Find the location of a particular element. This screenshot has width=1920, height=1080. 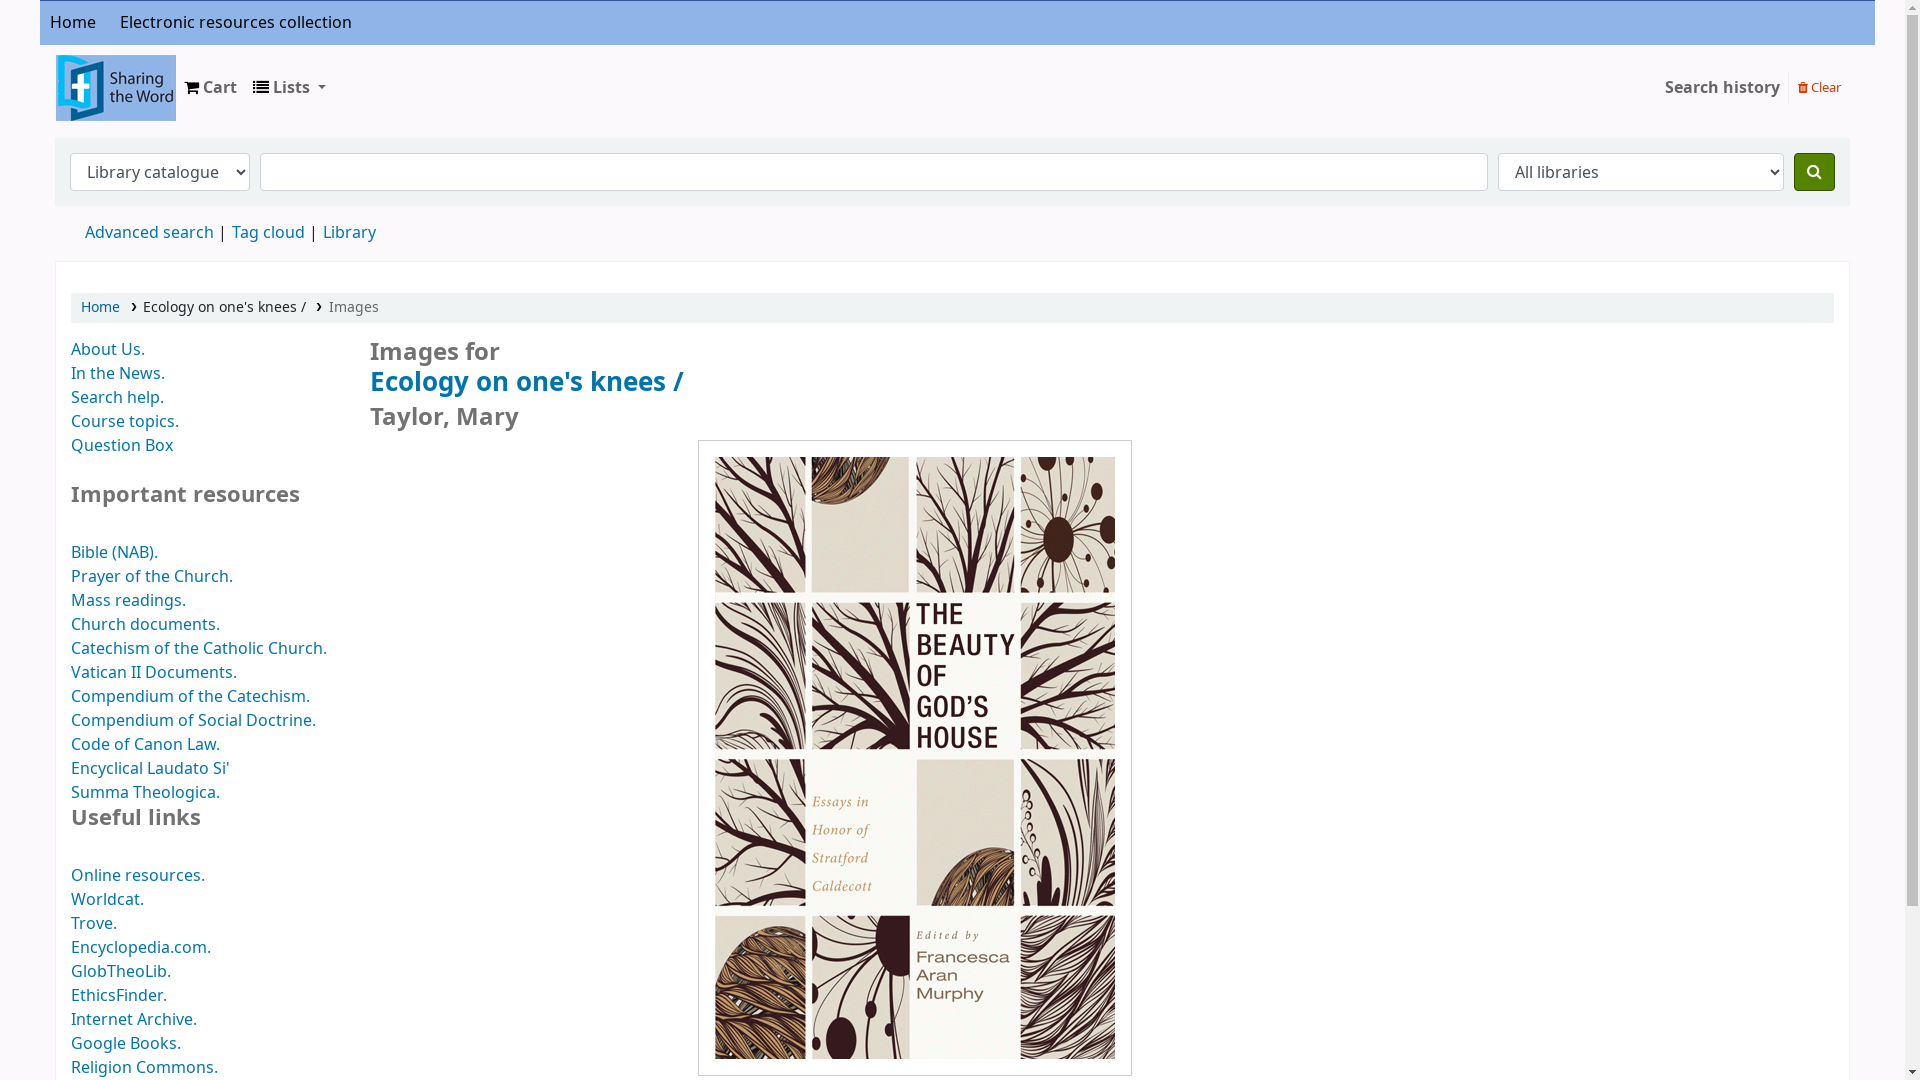

'Summa Theologica.' is located at coordinates (144, 792).